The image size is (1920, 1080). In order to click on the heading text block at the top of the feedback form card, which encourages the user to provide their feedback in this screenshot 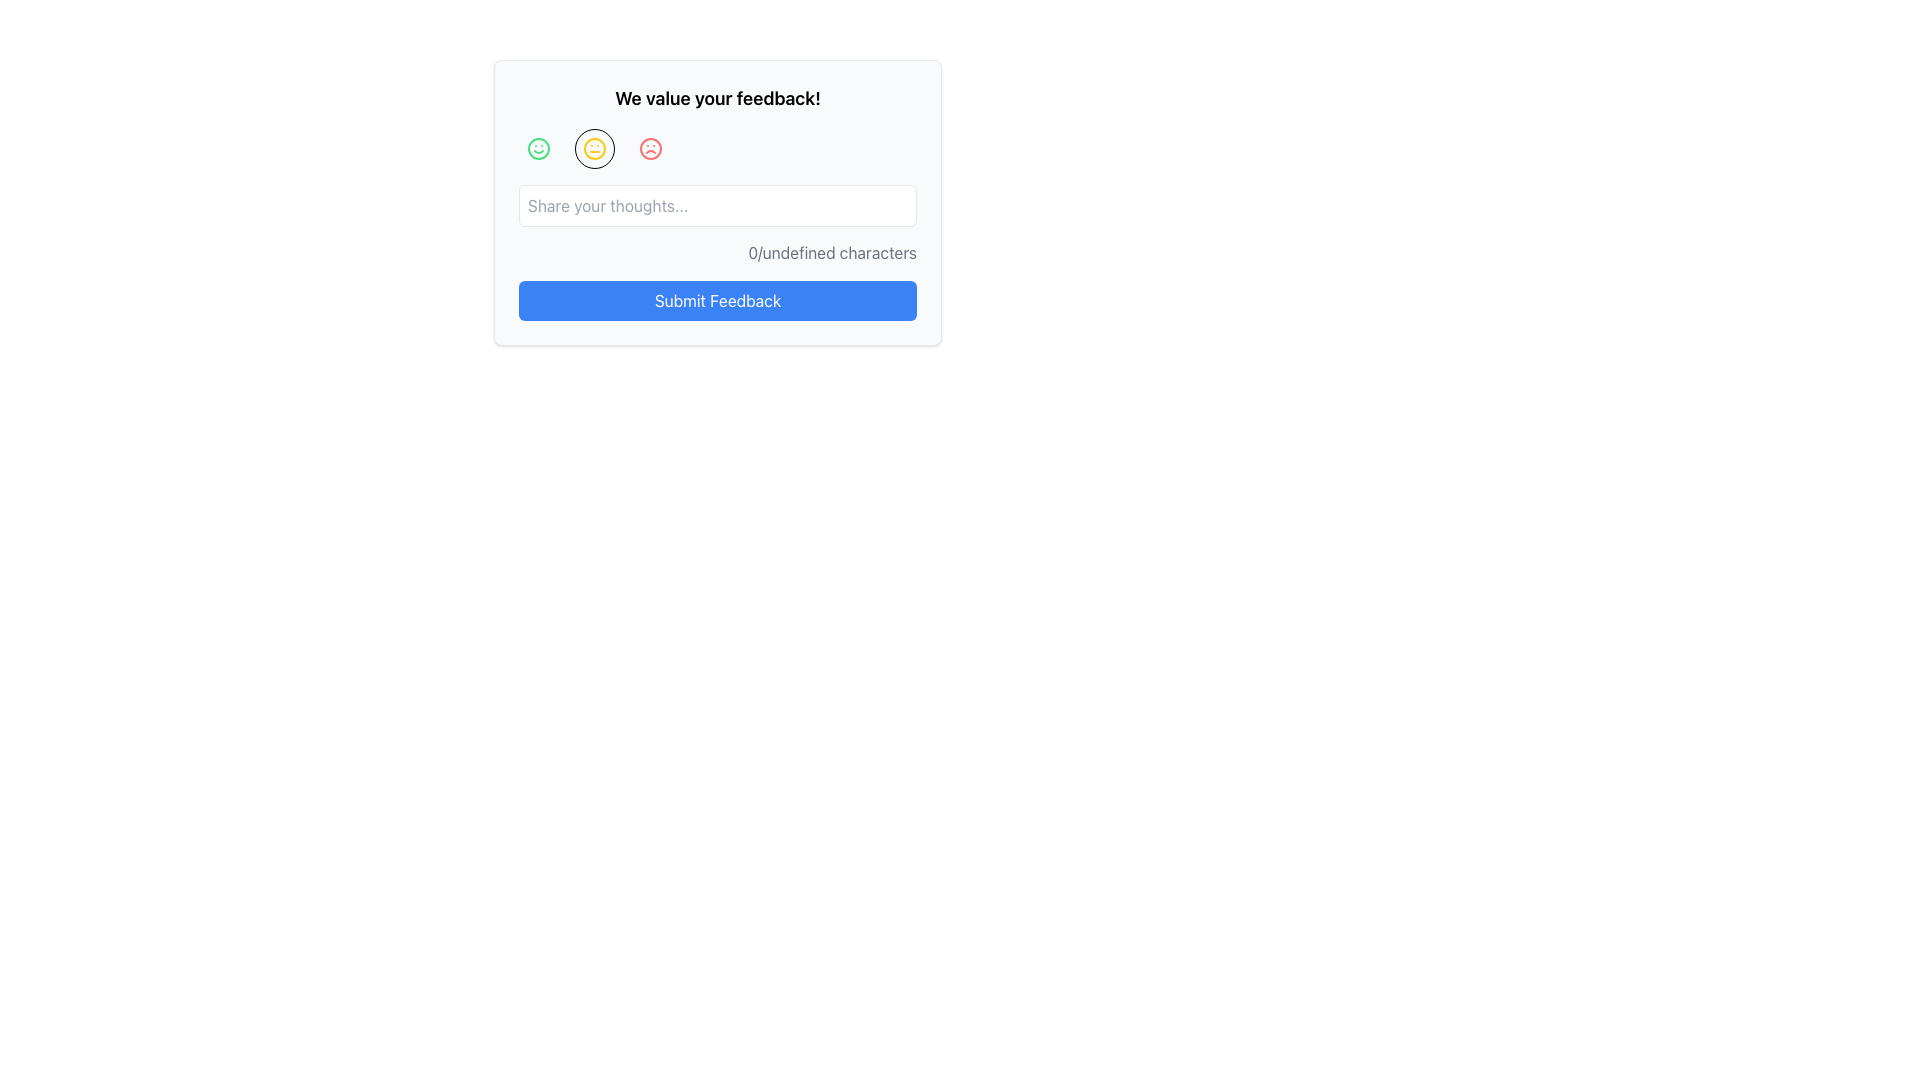, I will do `click(718, 99)`.